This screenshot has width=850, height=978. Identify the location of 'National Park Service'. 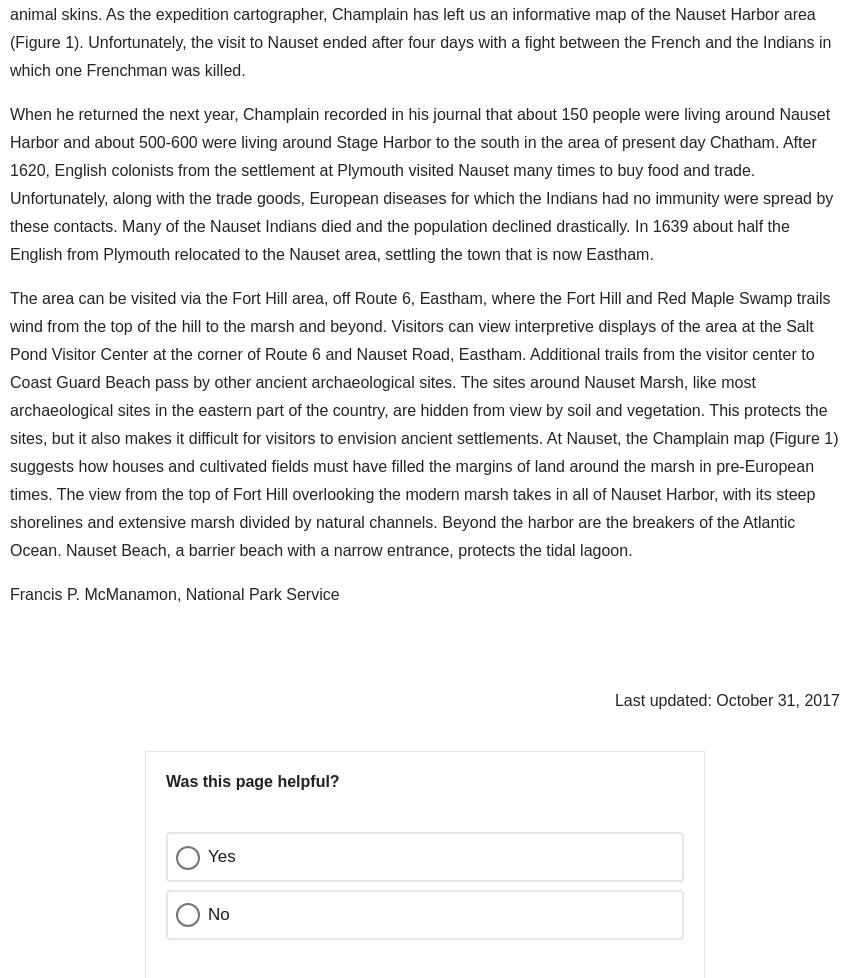
(639, 896).